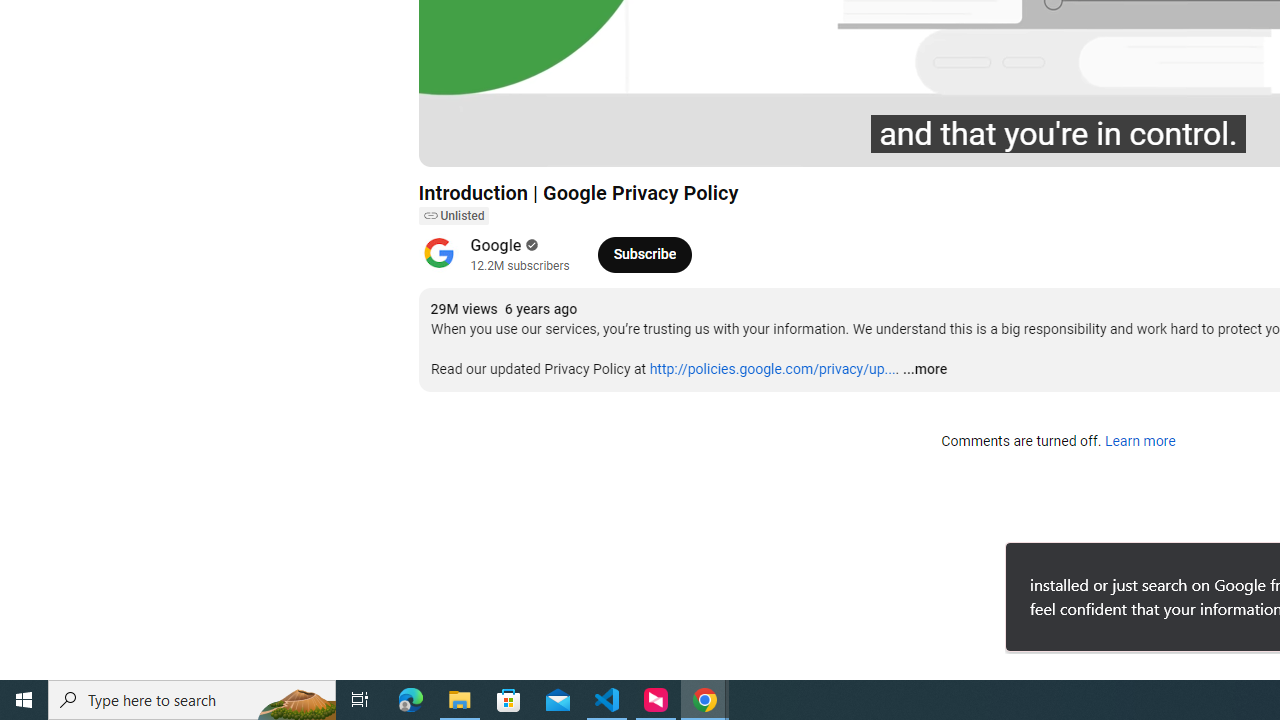  Describe the element at coordinates (1139, 441) in the screenshot. I see `'Learn more'` at that location.